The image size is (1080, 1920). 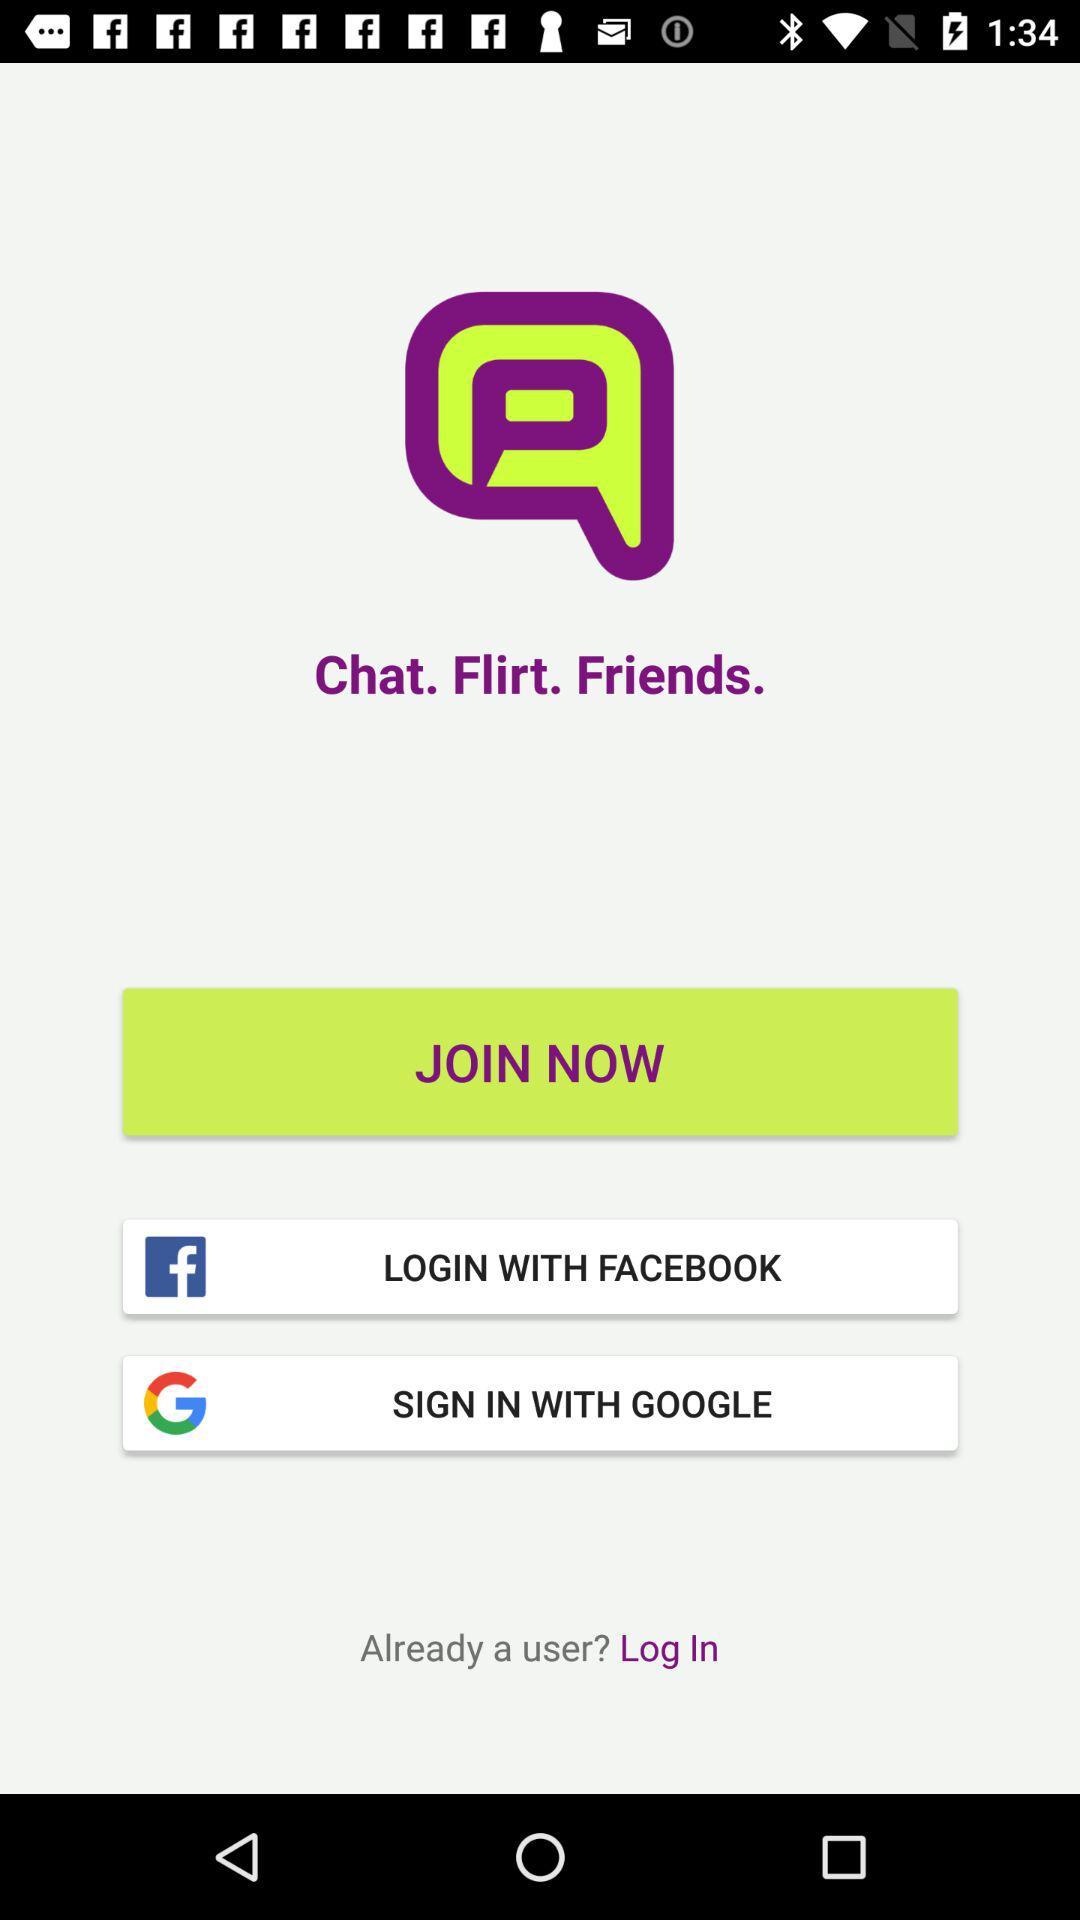 What do you see at coordinates (538, 1646) in the screenshot?
I see `the already a user` at bounding box center [538, 1646].